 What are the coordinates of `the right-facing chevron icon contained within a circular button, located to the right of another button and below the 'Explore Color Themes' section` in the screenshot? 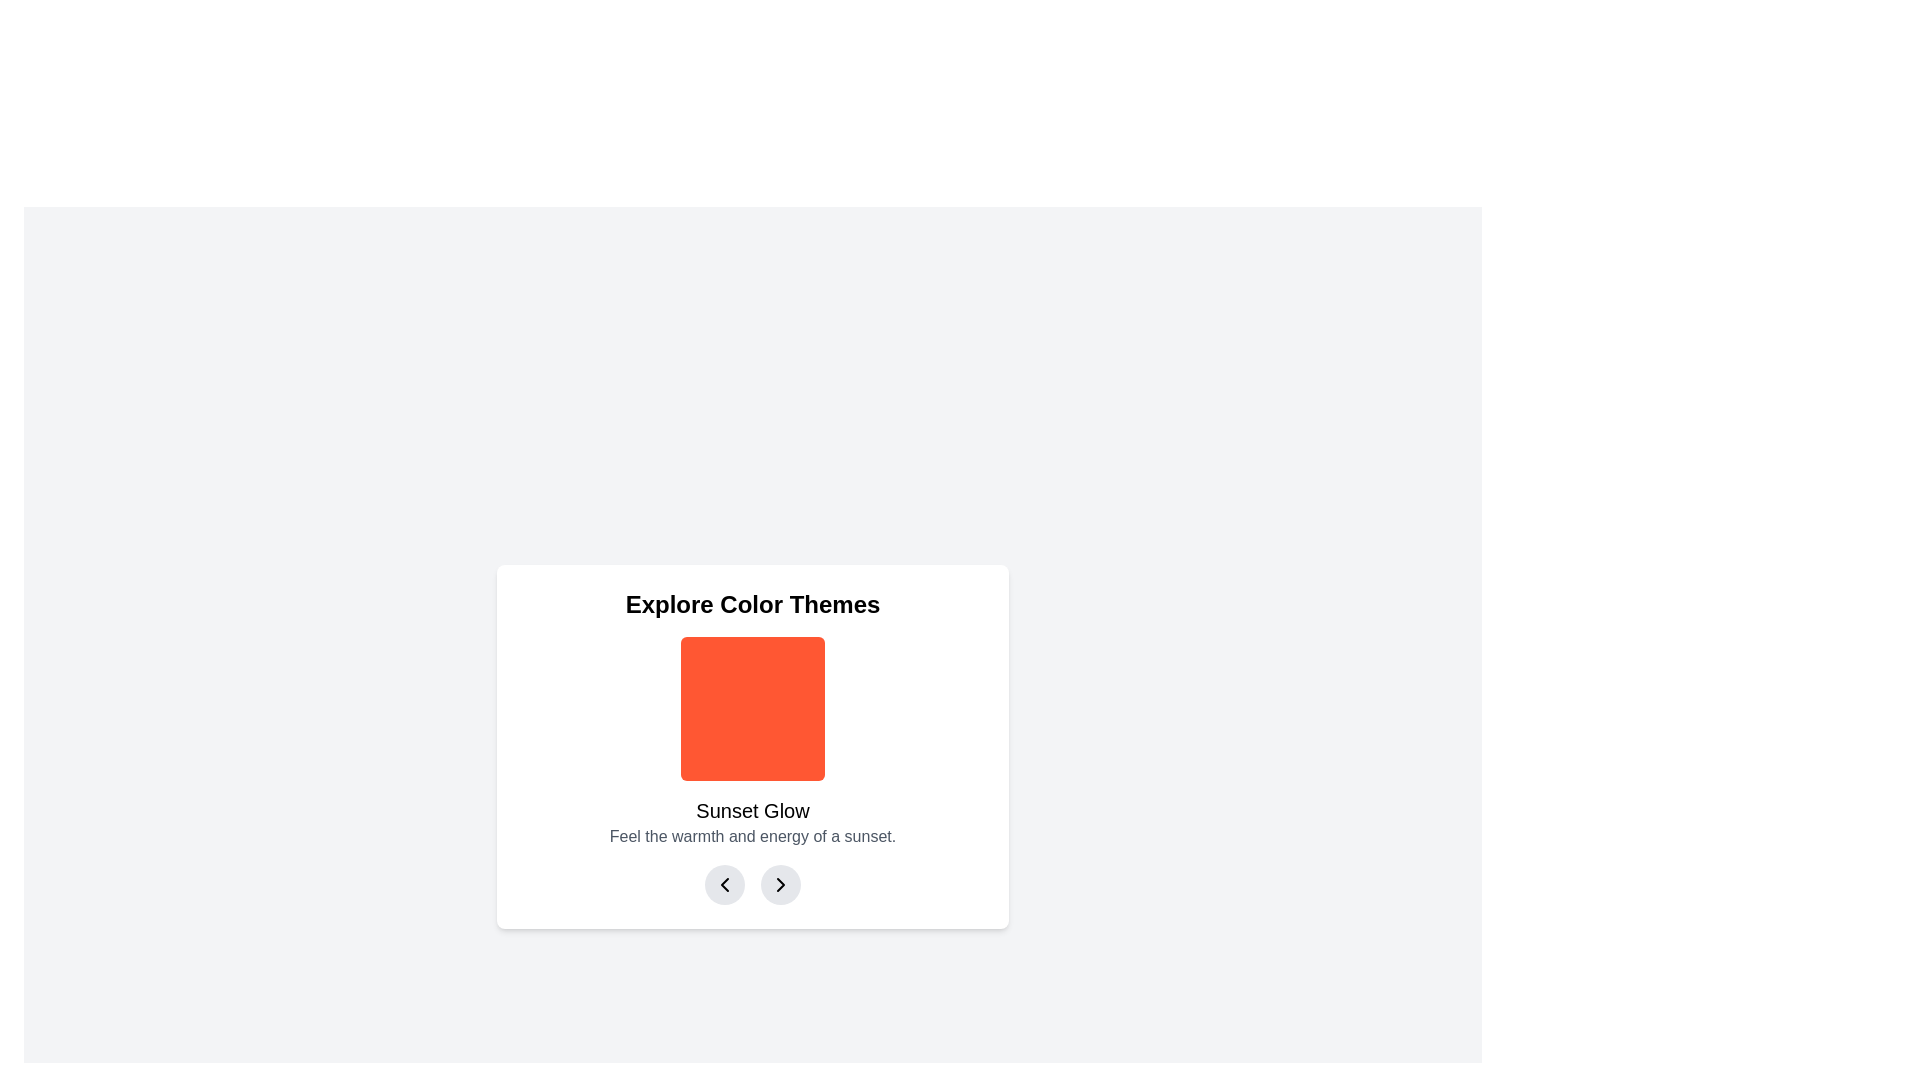 It's located at (780, 883).